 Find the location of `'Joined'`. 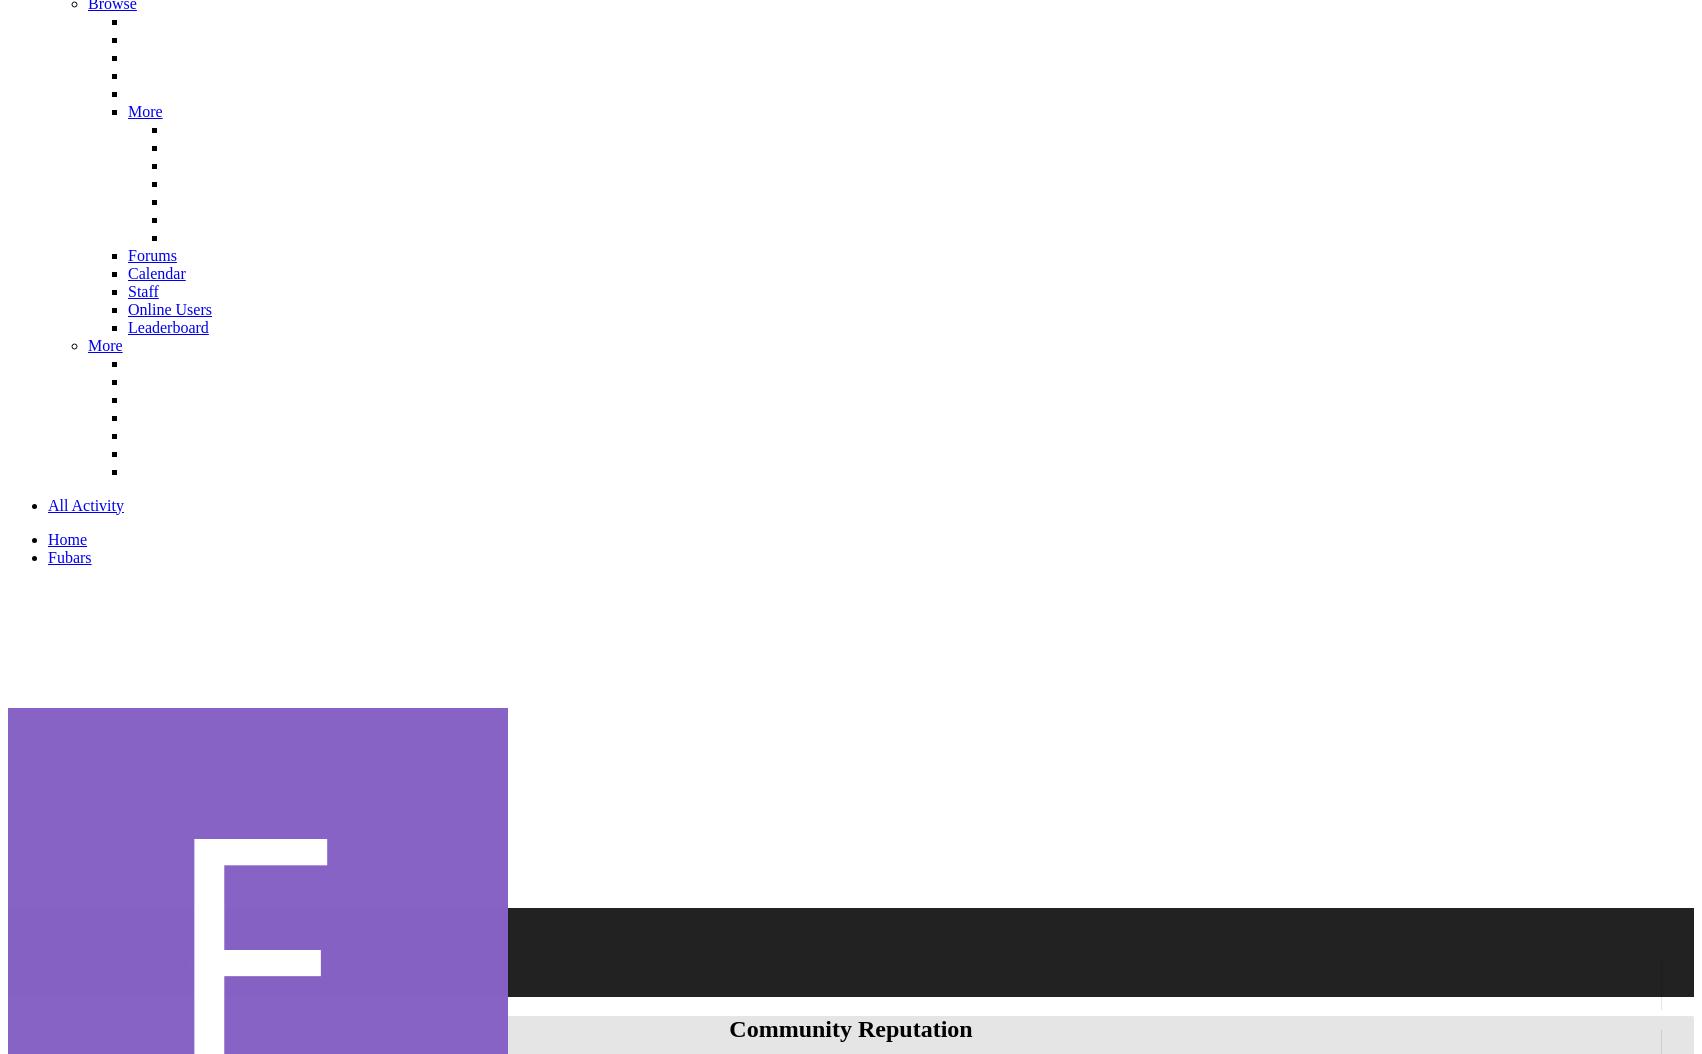

'Joined' is located at coordinates (202, 1036).